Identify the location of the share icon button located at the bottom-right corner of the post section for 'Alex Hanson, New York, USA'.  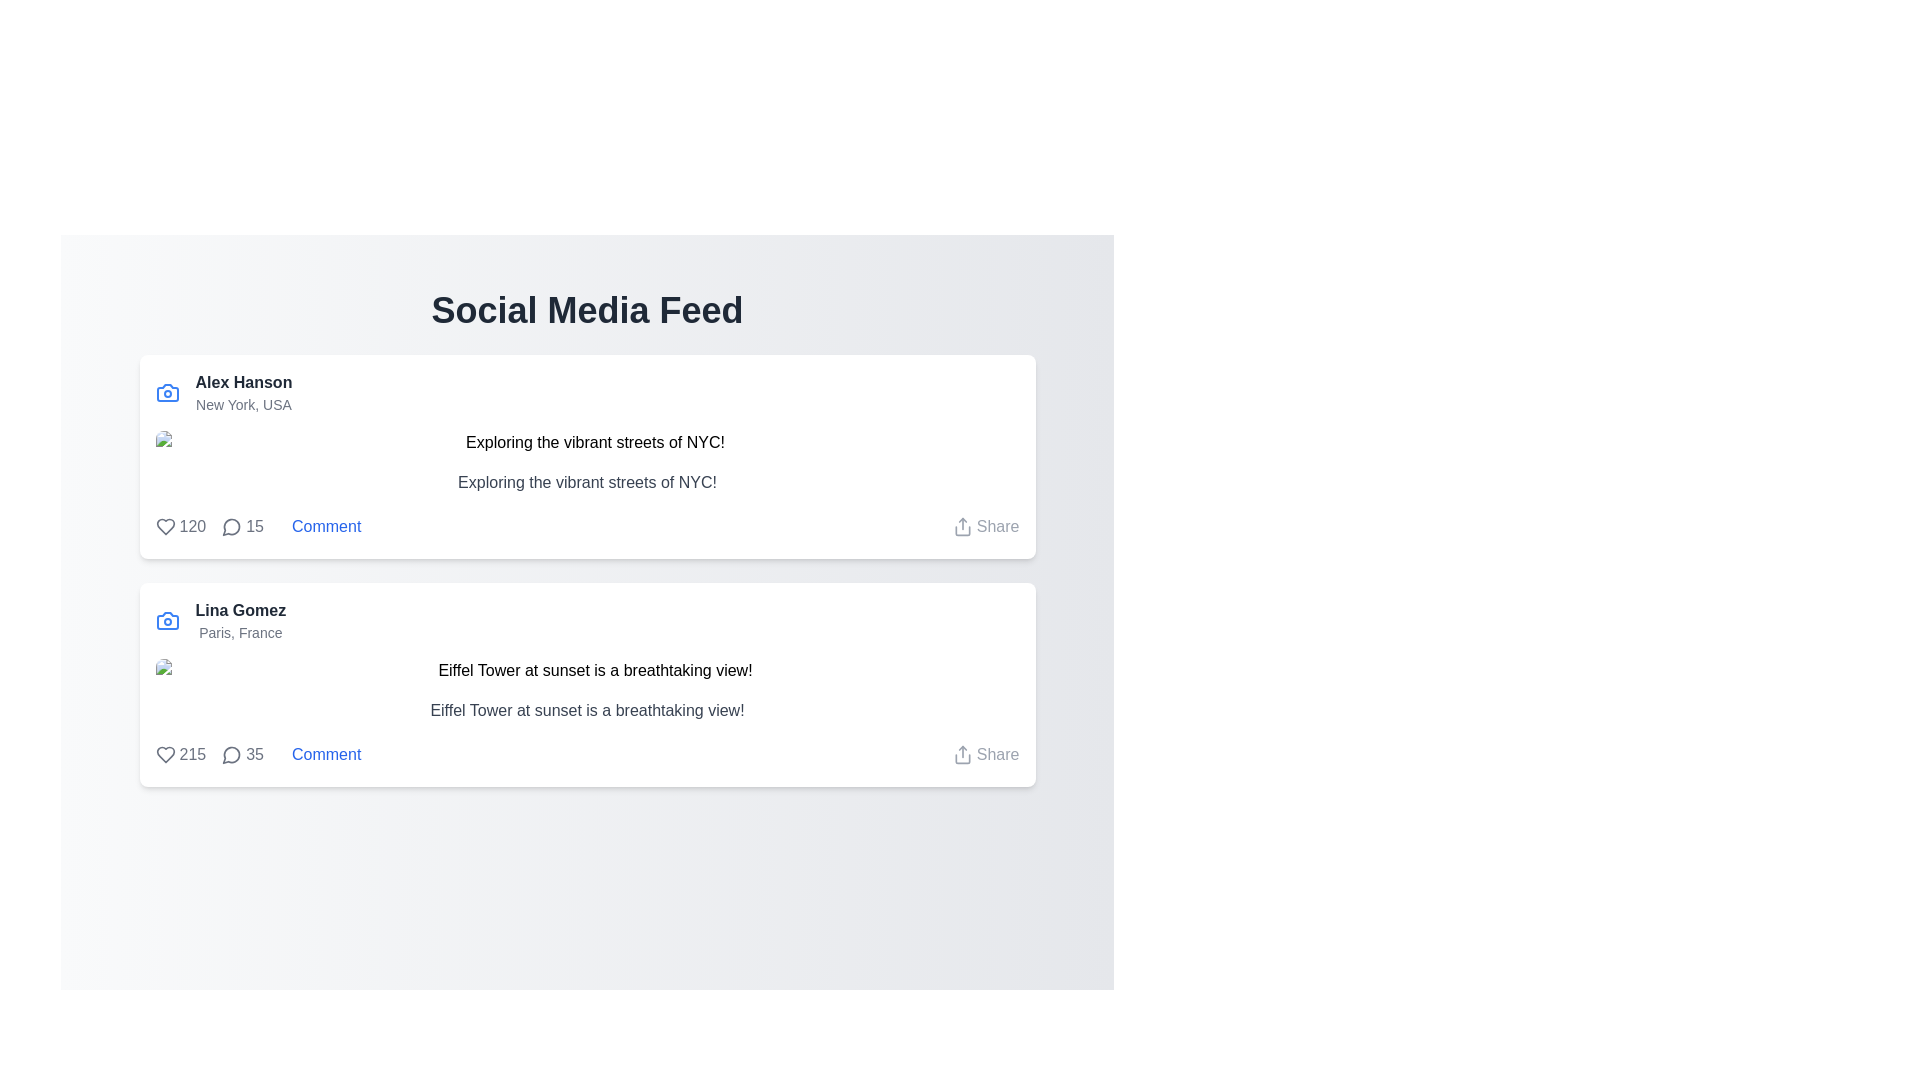
(962, 526).